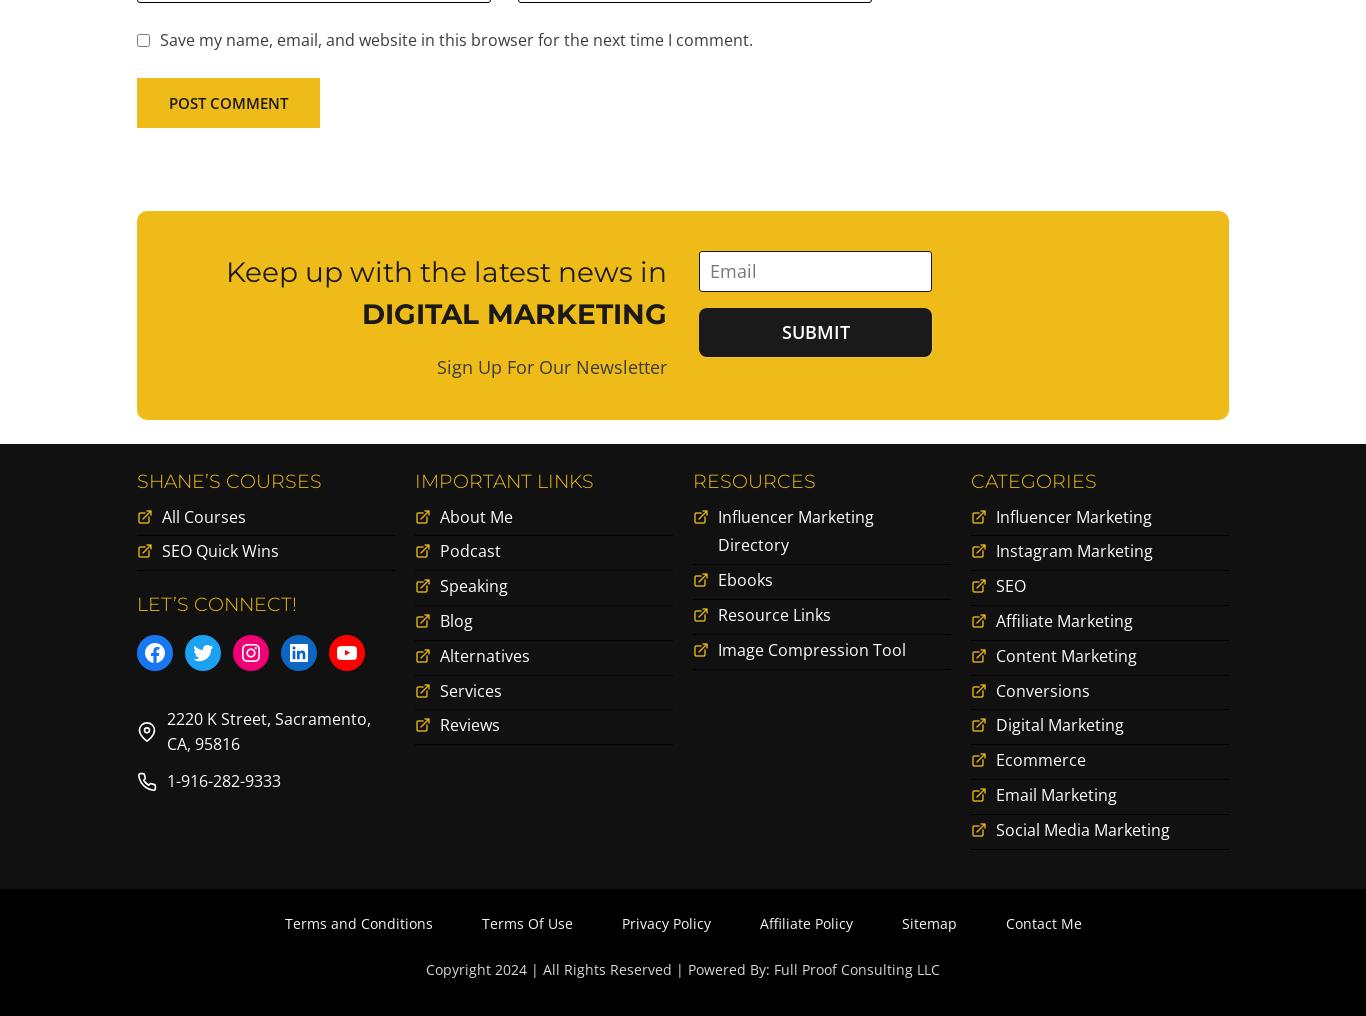 This screenshot has width=1366, height=1016. What do you see at coordinates (438, 728) in the screenshot?
I see `'Reviews'` at bounding box center [438, 728].